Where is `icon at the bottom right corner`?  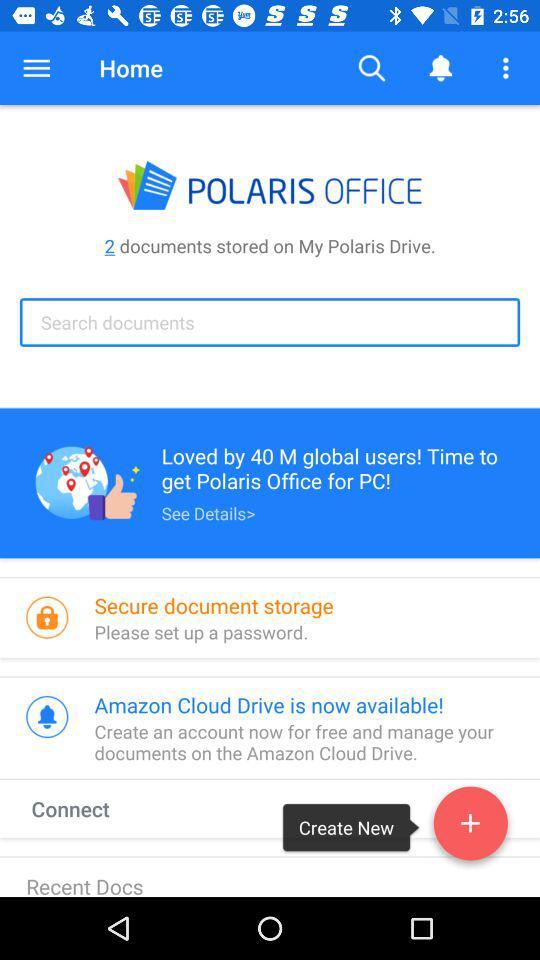 icon at the bottom right corner is located at coordinates (470, 827).